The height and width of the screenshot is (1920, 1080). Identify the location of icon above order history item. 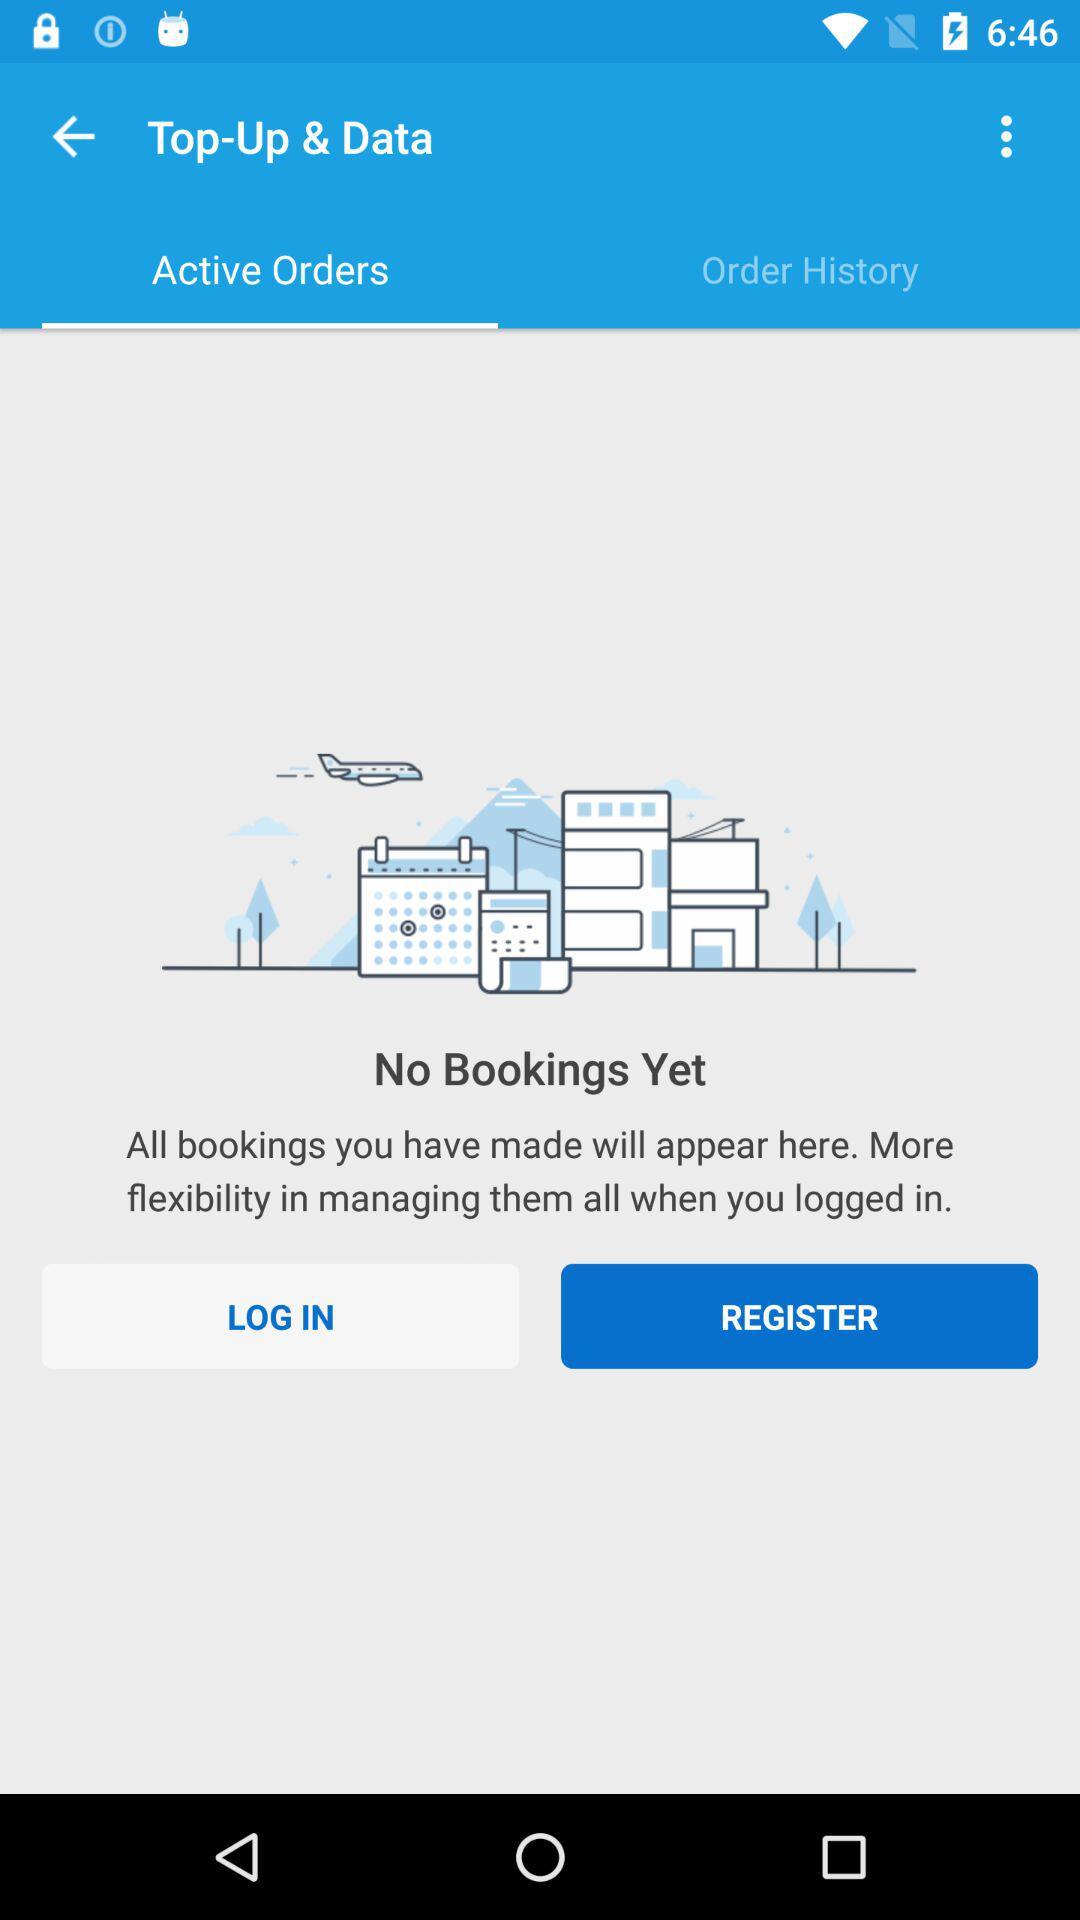
(1006, 135).